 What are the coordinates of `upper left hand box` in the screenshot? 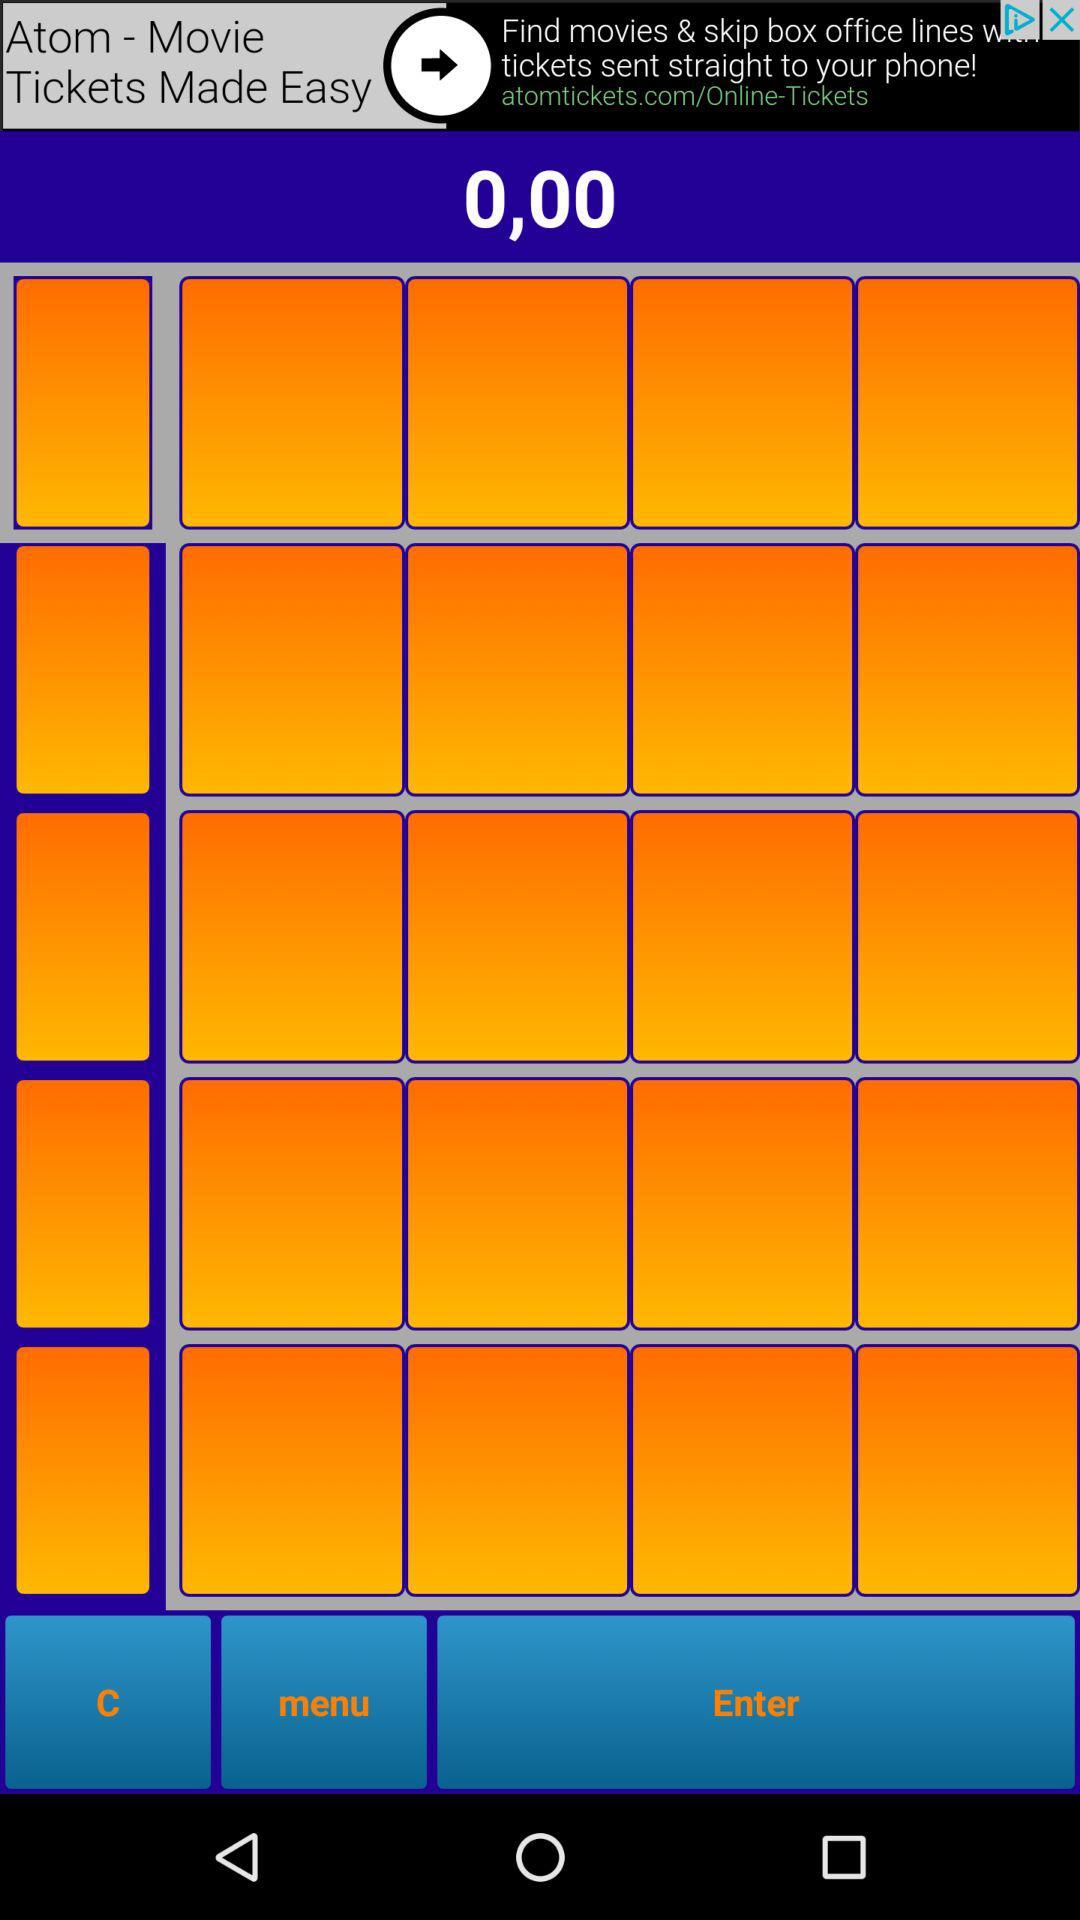 It's located at (81, 401).